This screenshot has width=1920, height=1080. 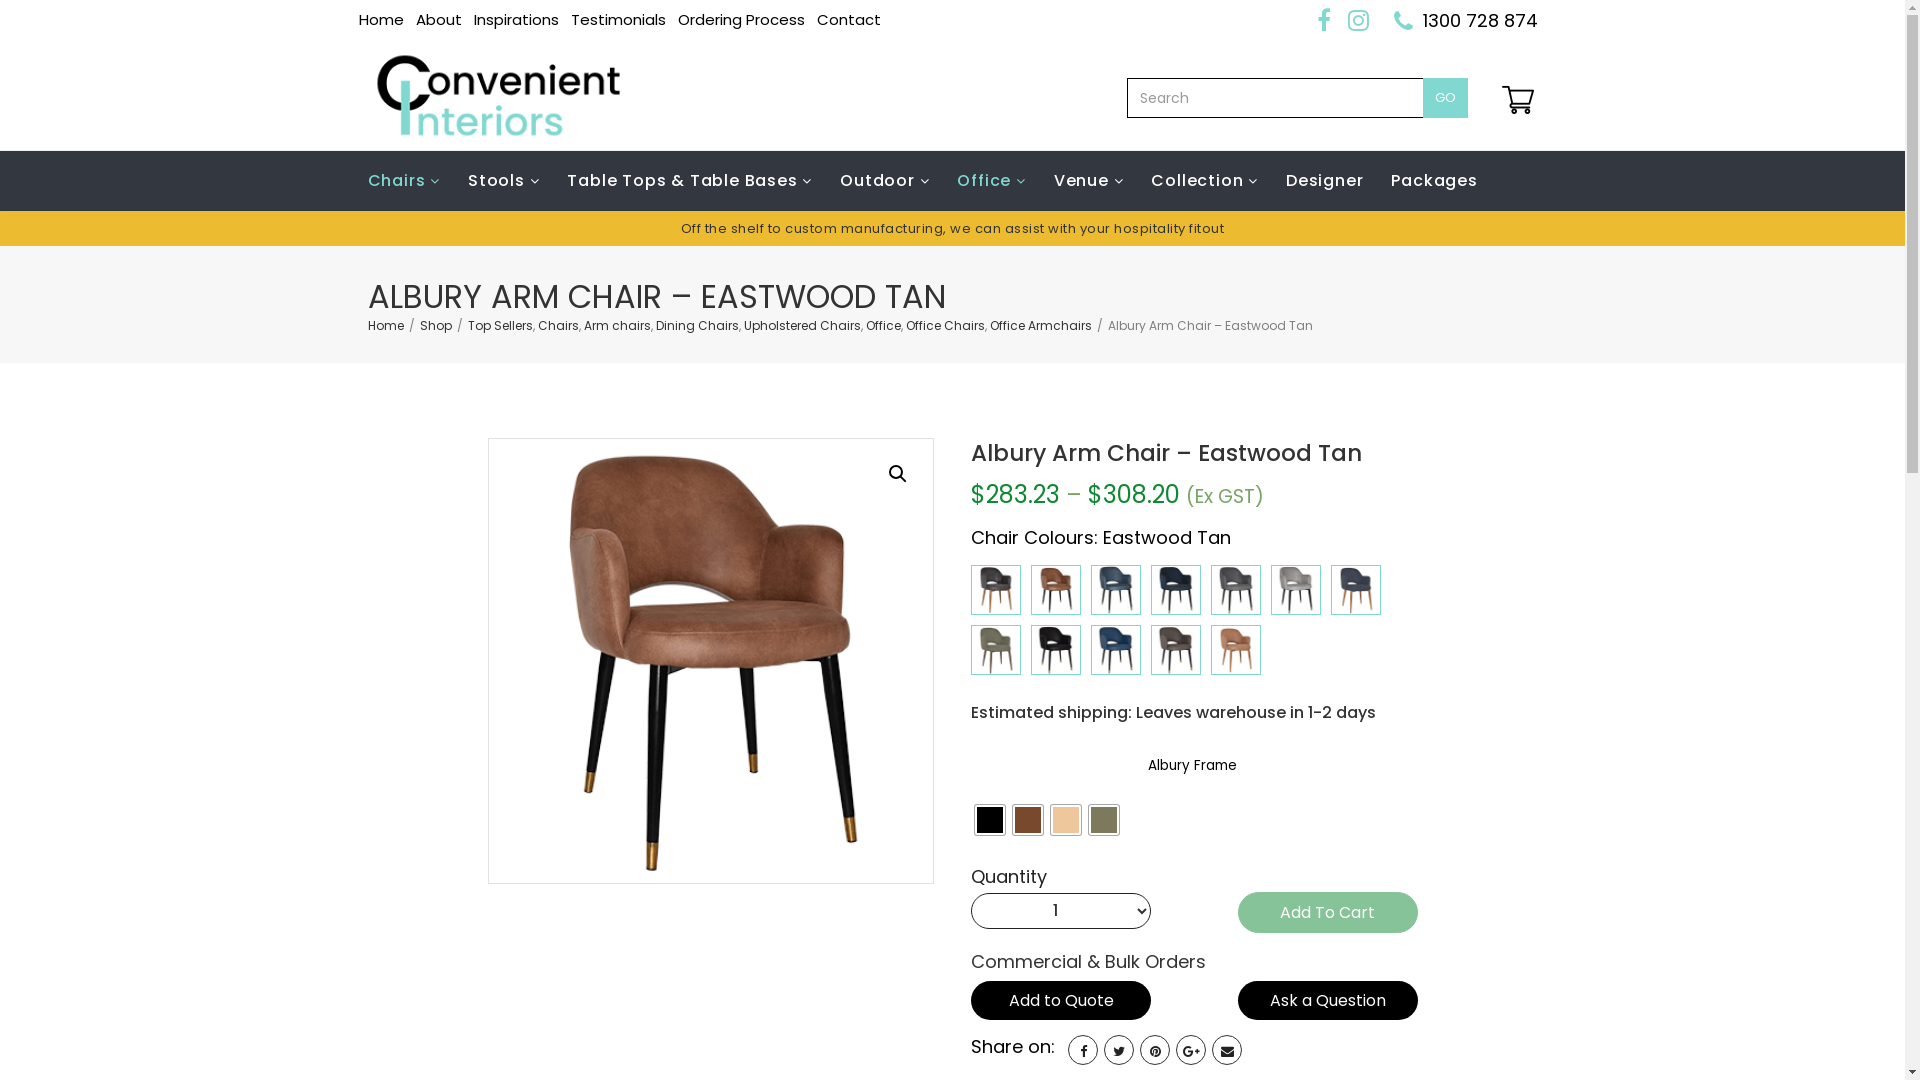 What do you see at coordinates (1356, 589) in the screenshot?
I see `'Albury Arm Chair - Pelle Navy'` at bounding box center [1356, 589].